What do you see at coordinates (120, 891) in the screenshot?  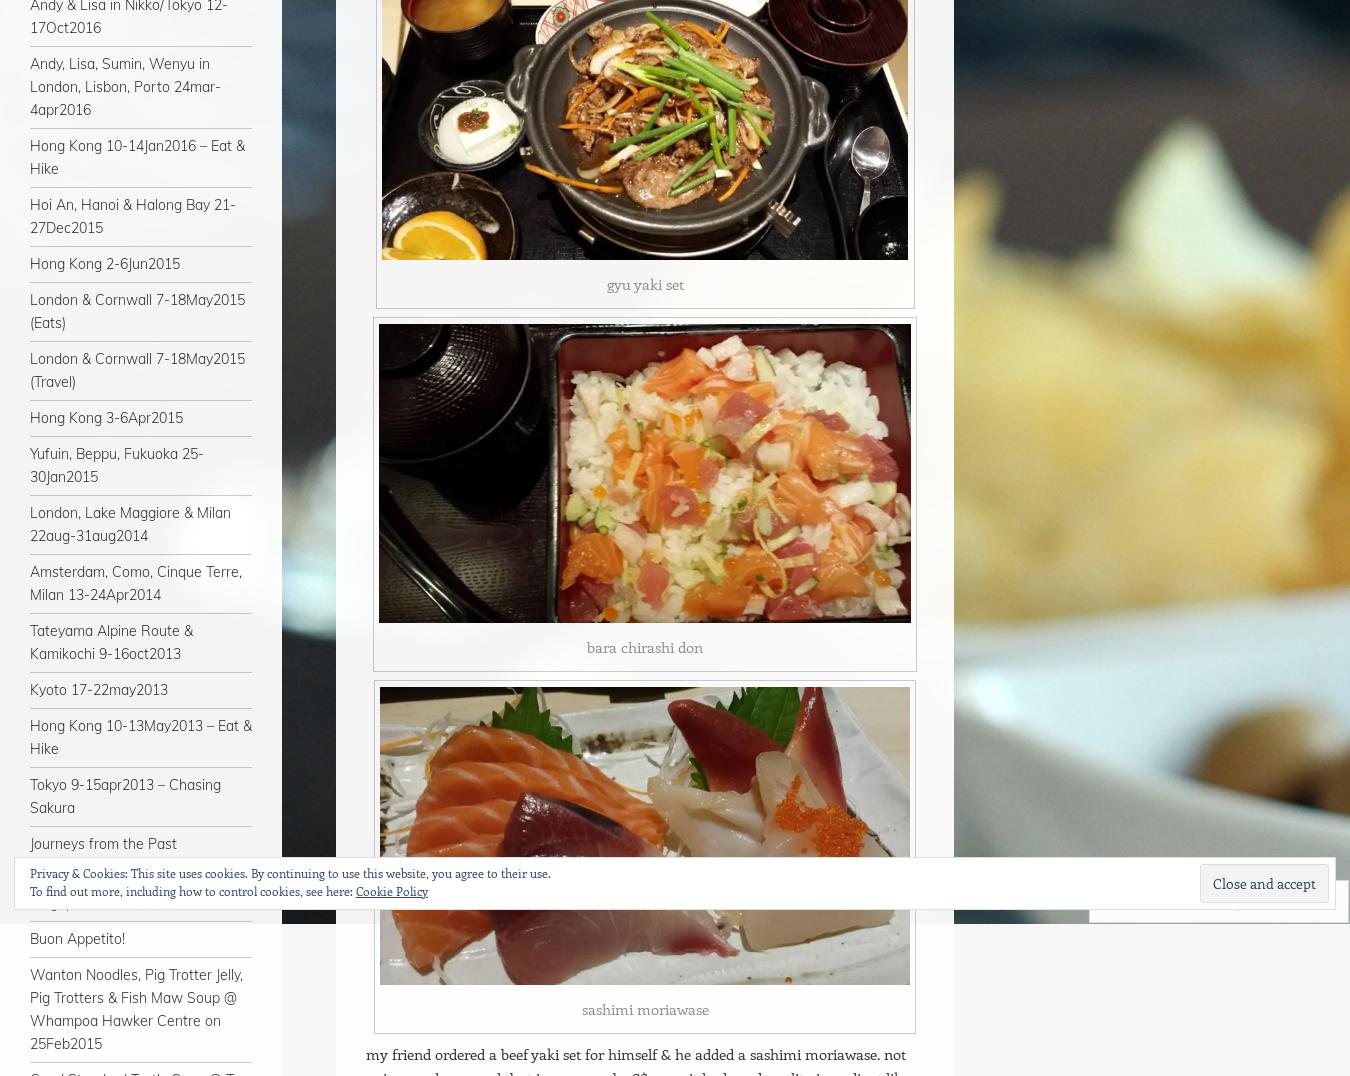 I see `'Hawker Food Tour & Hike in Singapore'` at bounding box center [120, 891].